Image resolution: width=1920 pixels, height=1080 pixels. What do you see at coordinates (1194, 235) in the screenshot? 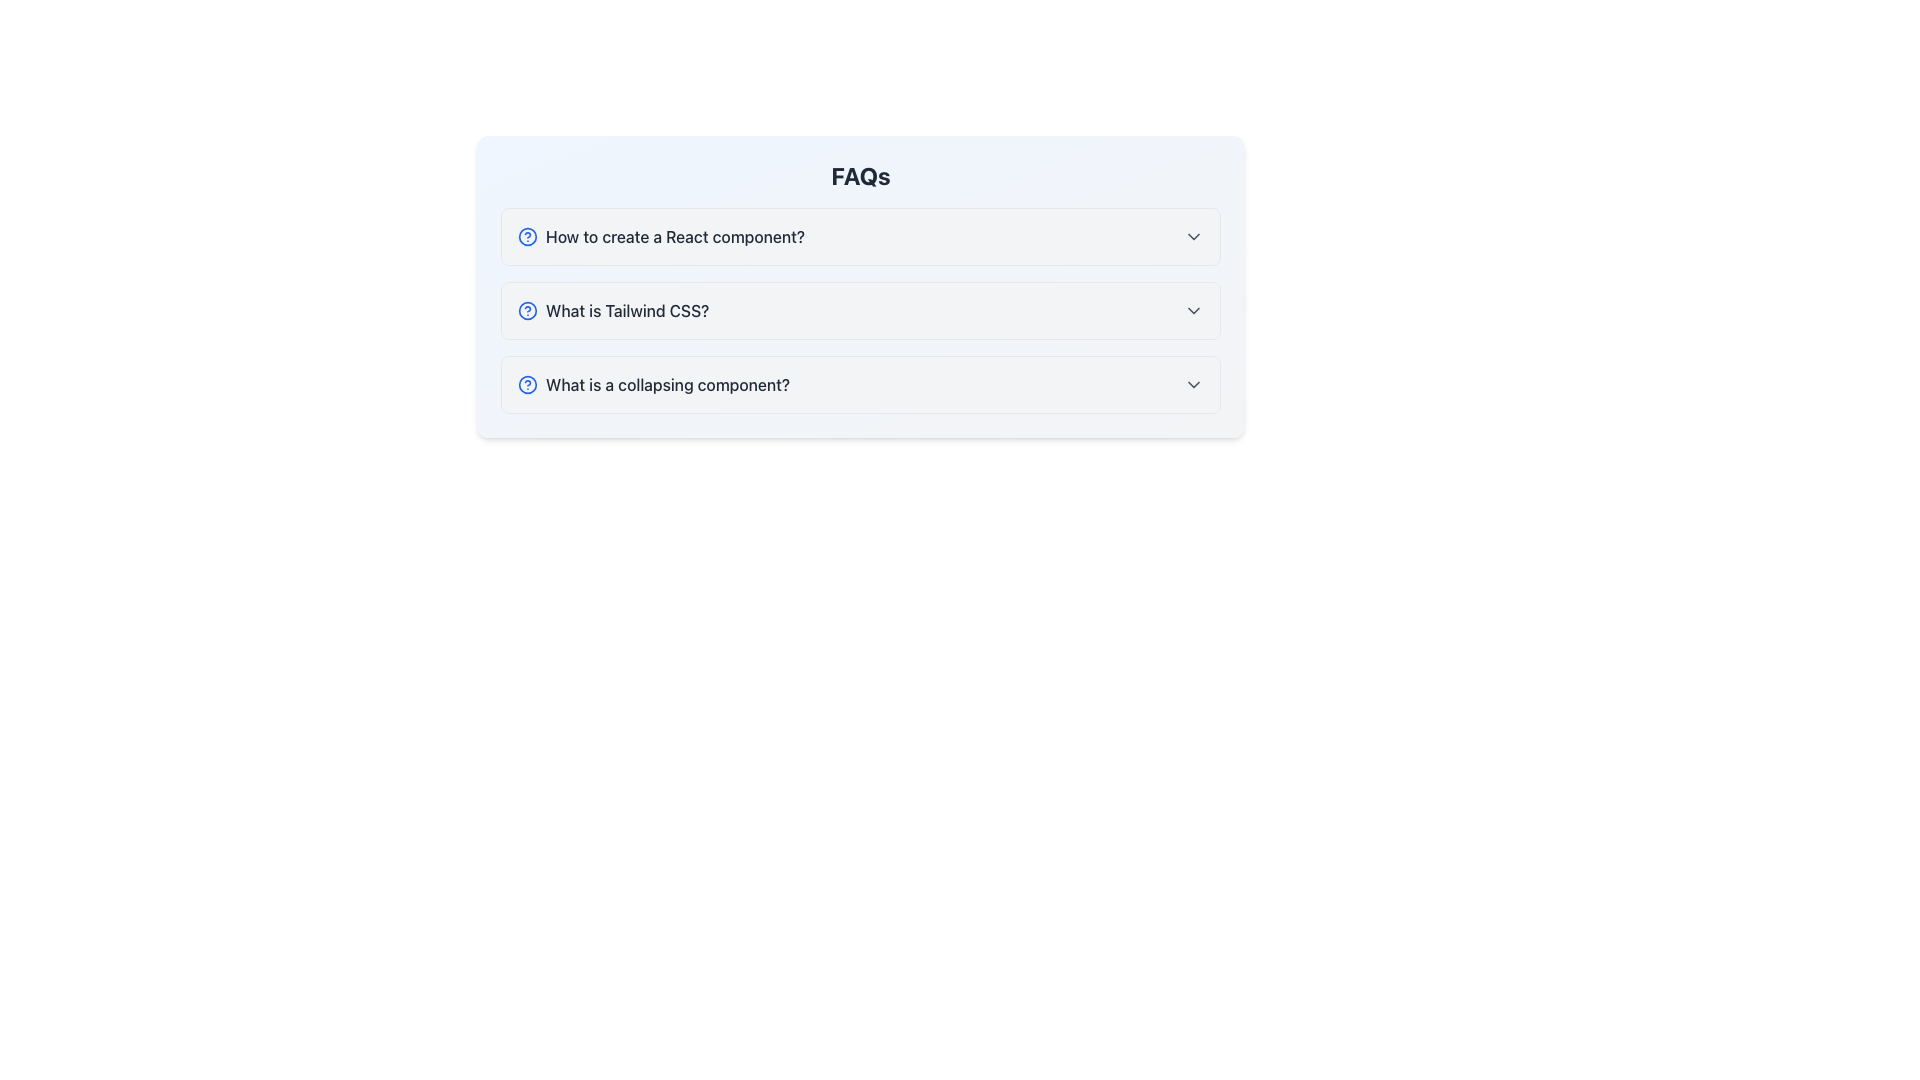
I see `the downward-pointing gray chevron icon located at the rightmost edge of the section header labeled 'How to create a React component?'` at bounding box center [1194, 235].